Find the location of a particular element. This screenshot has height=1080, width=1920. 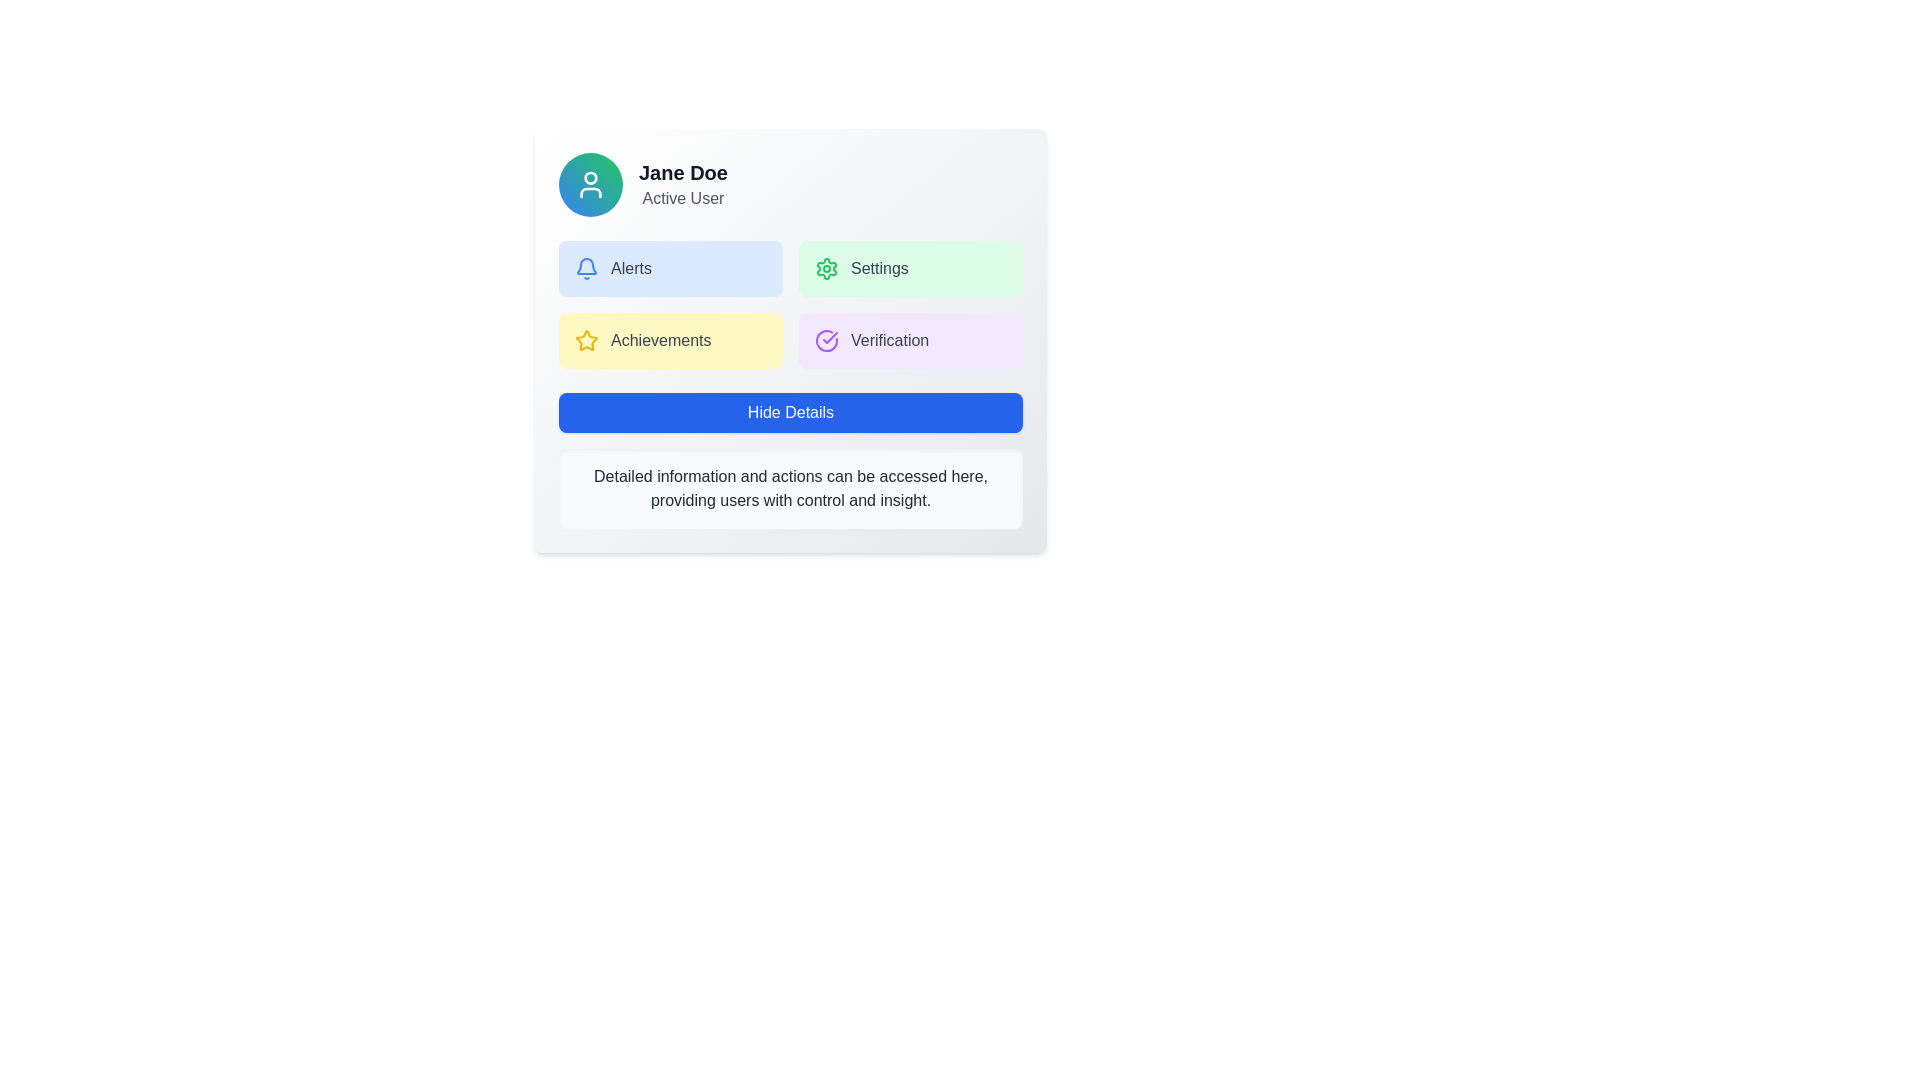

the alert notifications icon located inside the 'Alerts' button in the top-left corner of the four-button grid is located at coordinates (585, 268).